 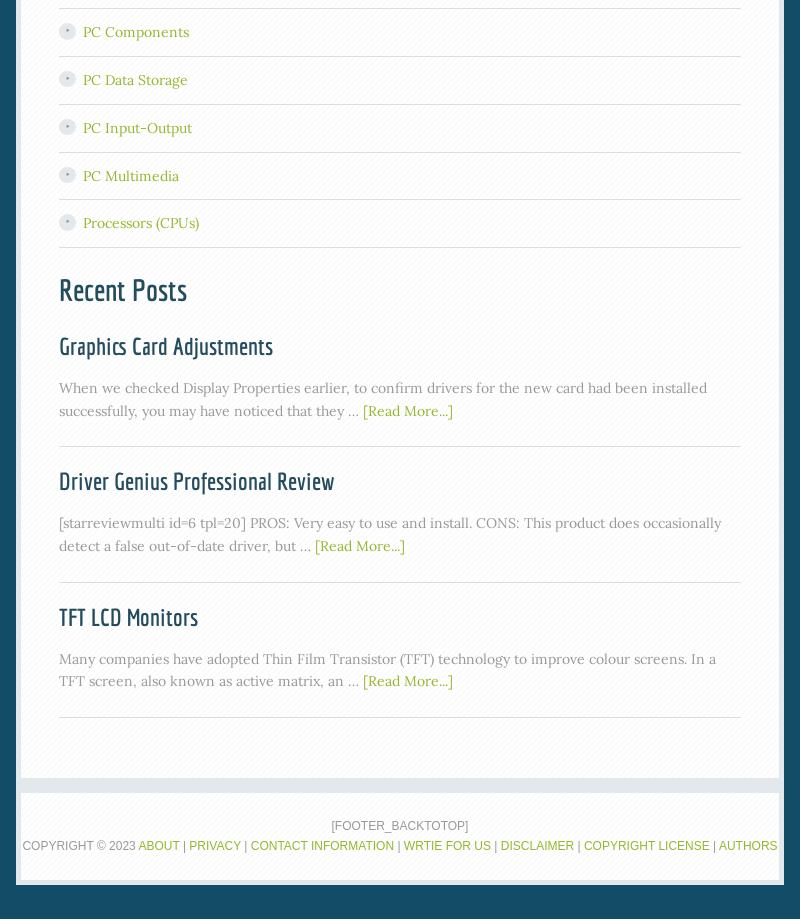 I want to click on 'Recent Posts', so click(x=121, y=289).